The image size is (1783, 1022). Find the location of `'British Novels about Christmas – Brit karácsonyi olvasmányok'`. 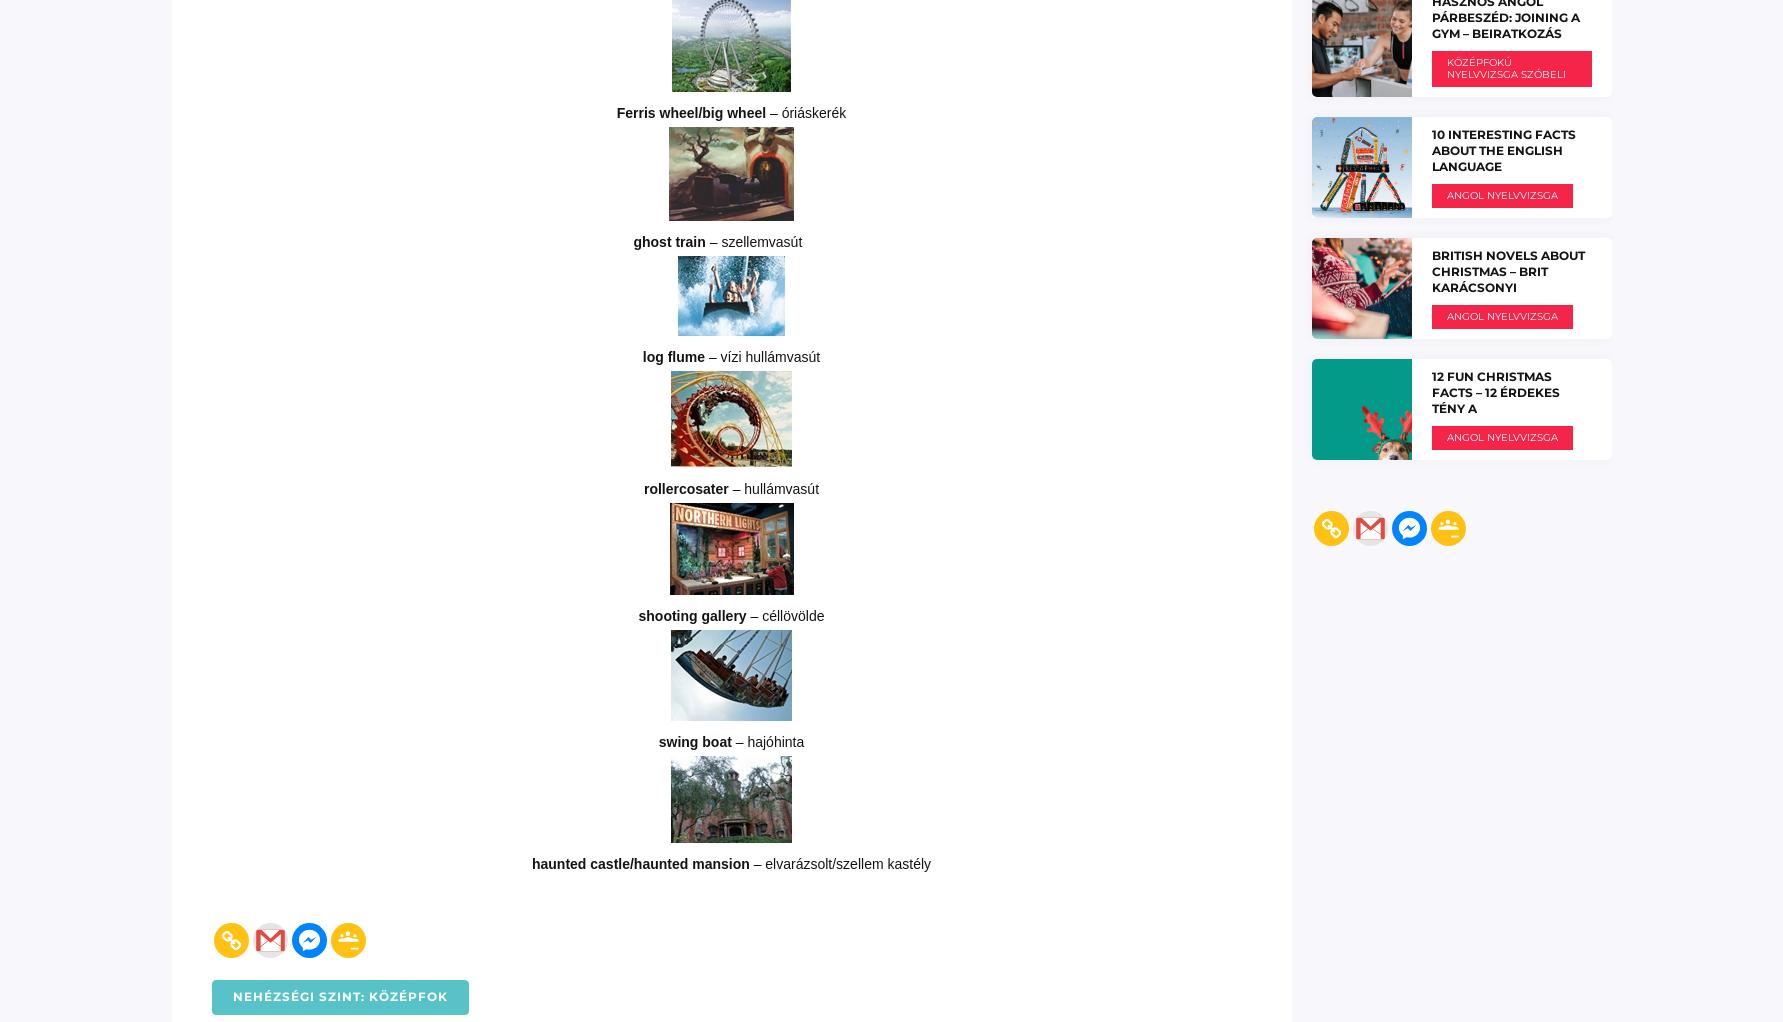

'British Novels about Christmas – Brit karácsonyi olvasmányok' is located at coordinates (1507, 278).